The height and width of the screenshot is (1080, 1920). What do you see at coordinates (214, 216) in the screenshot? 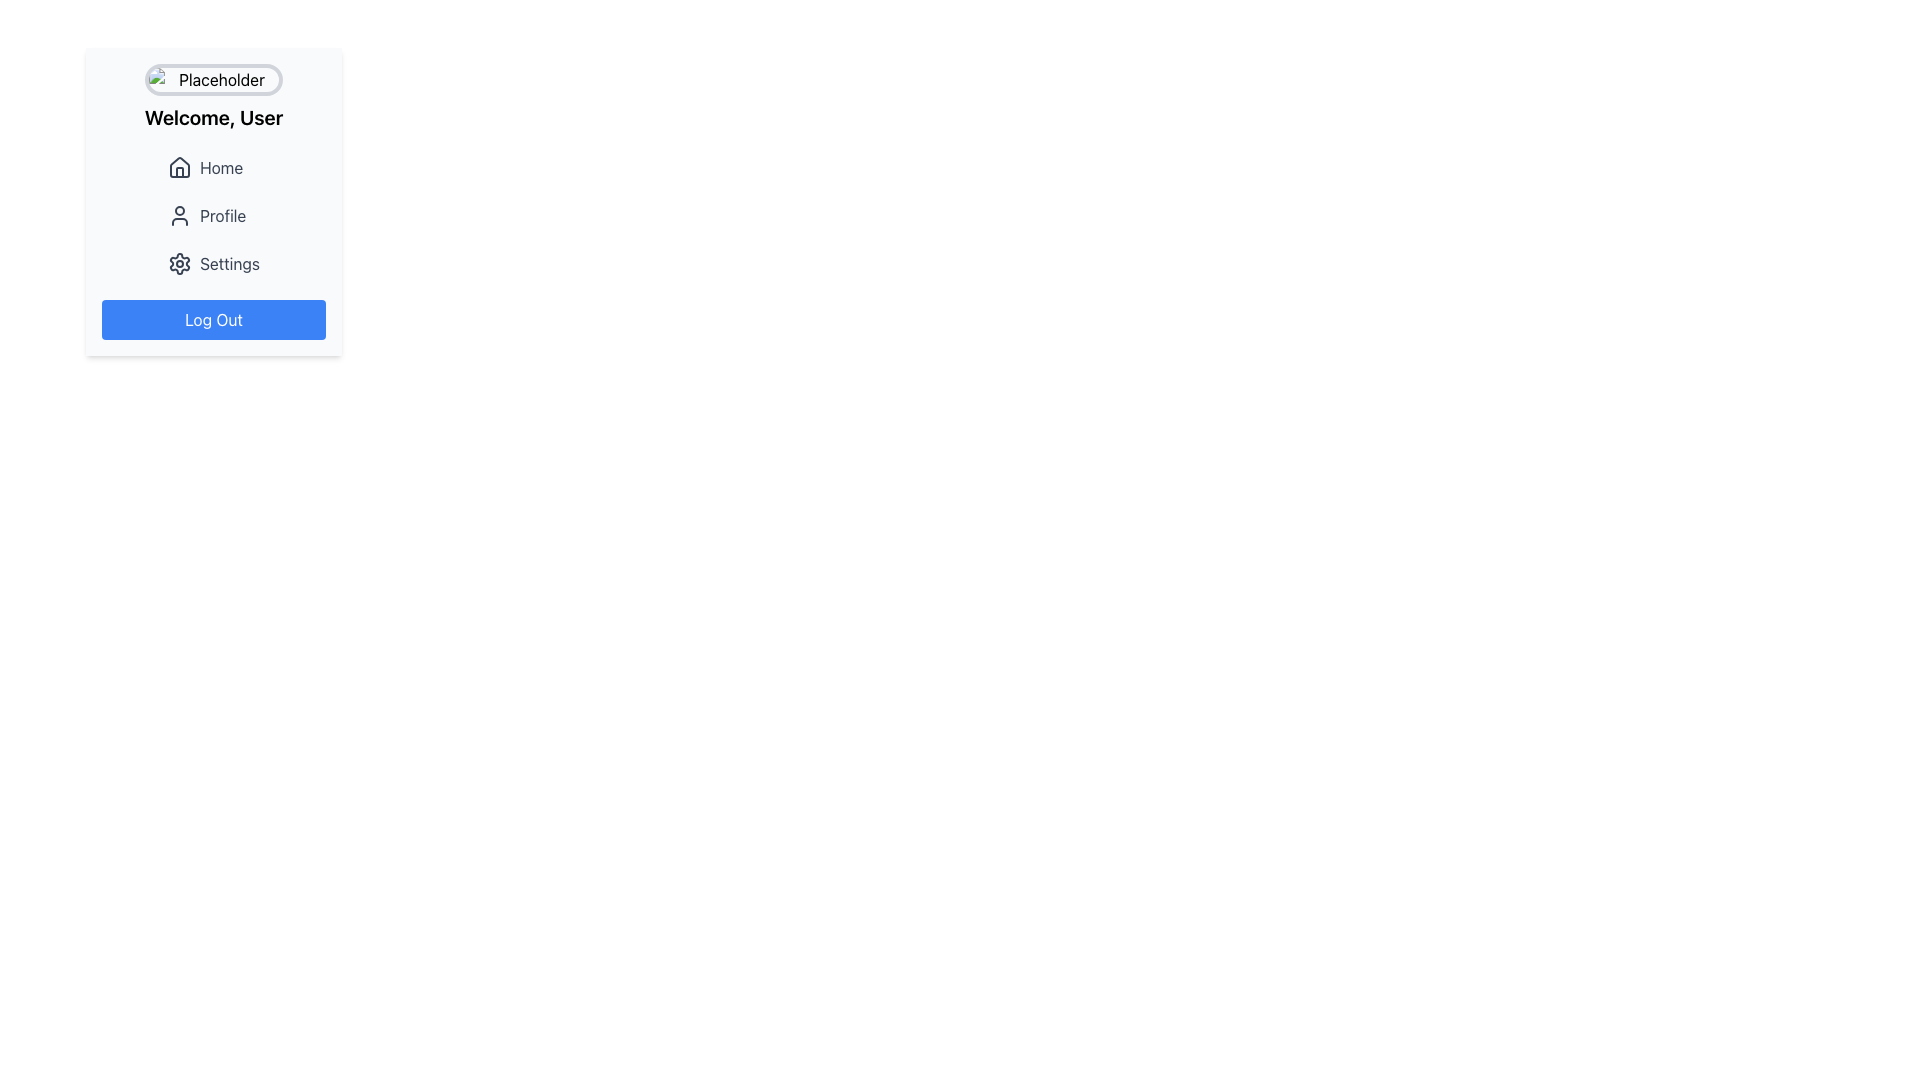
I see `the 'Profile' entry in the Vertical Navigation Menu` at bounding box center [214, 216].